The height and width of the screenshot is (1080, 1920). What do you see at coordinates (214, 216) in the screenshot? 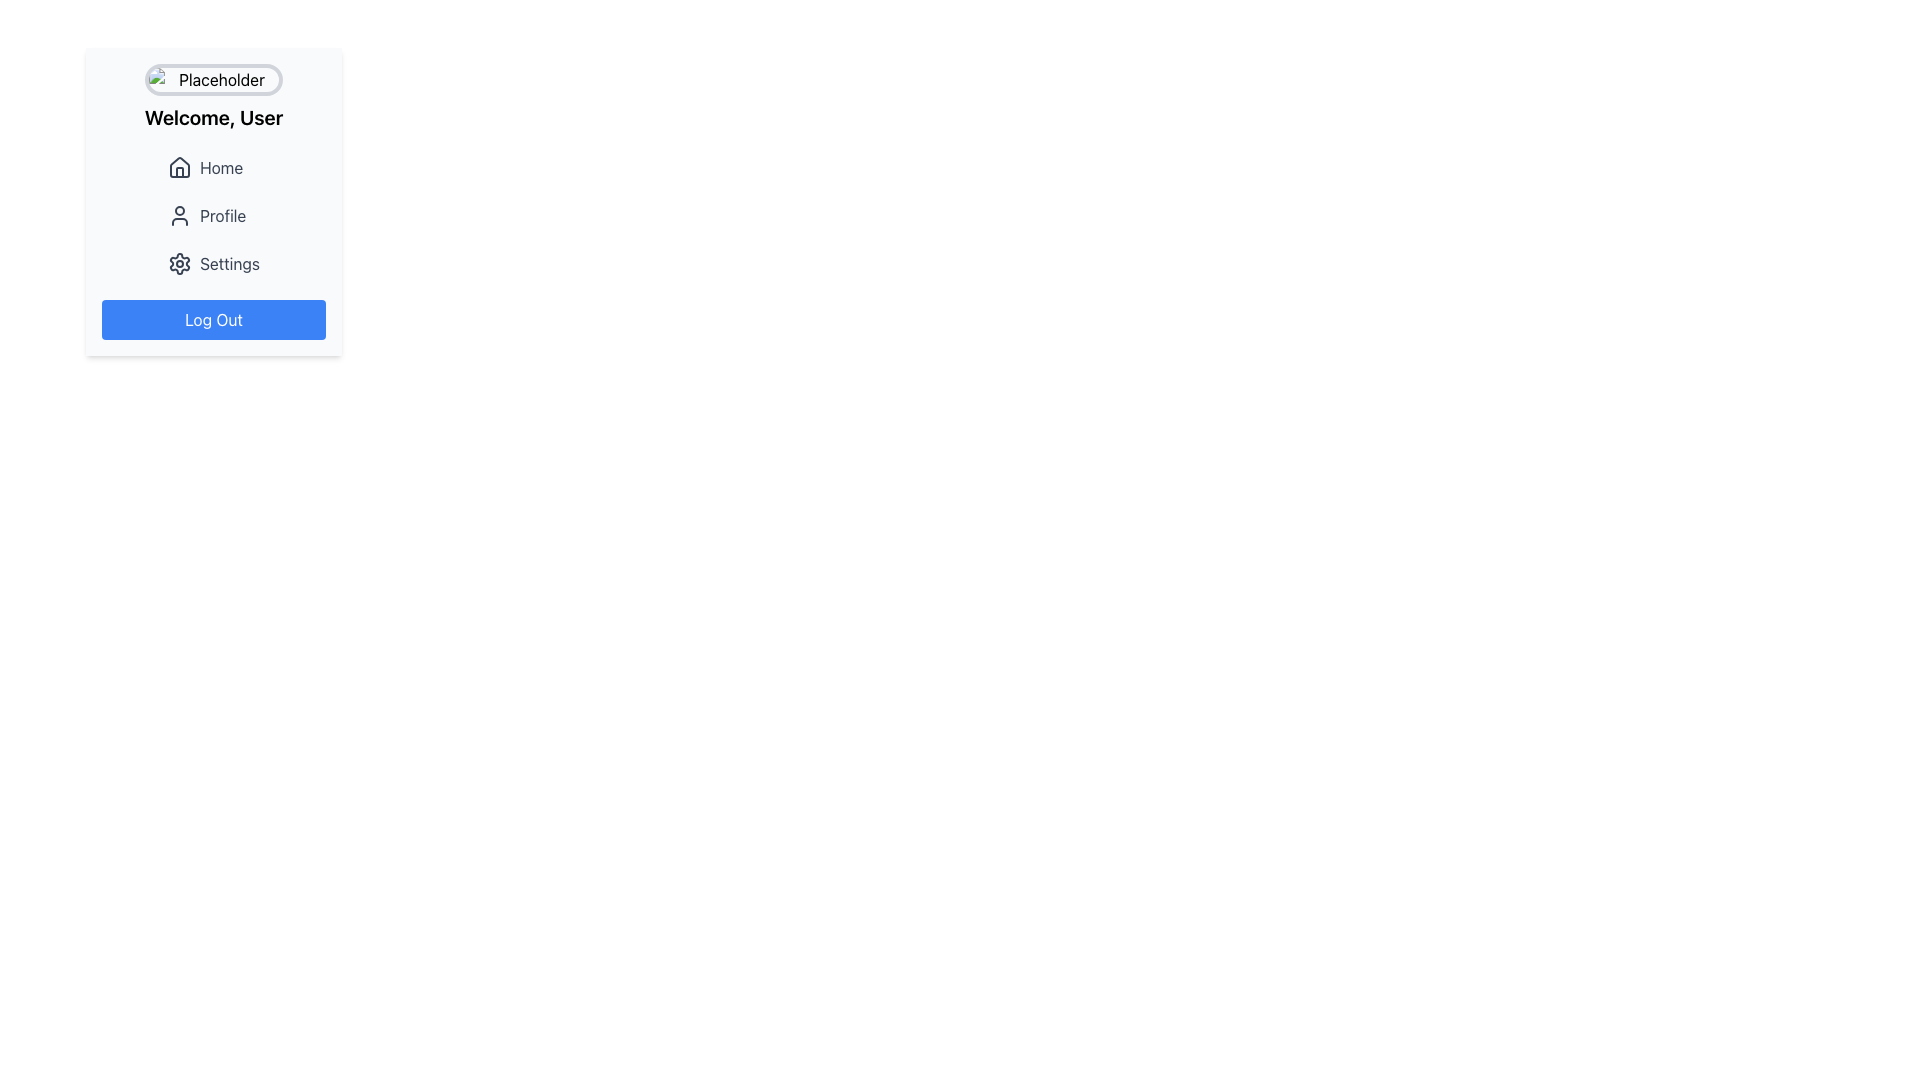
I see `the 'Profile' entry in the Vertical Navigation Menu` at bounding box center [214, 216].